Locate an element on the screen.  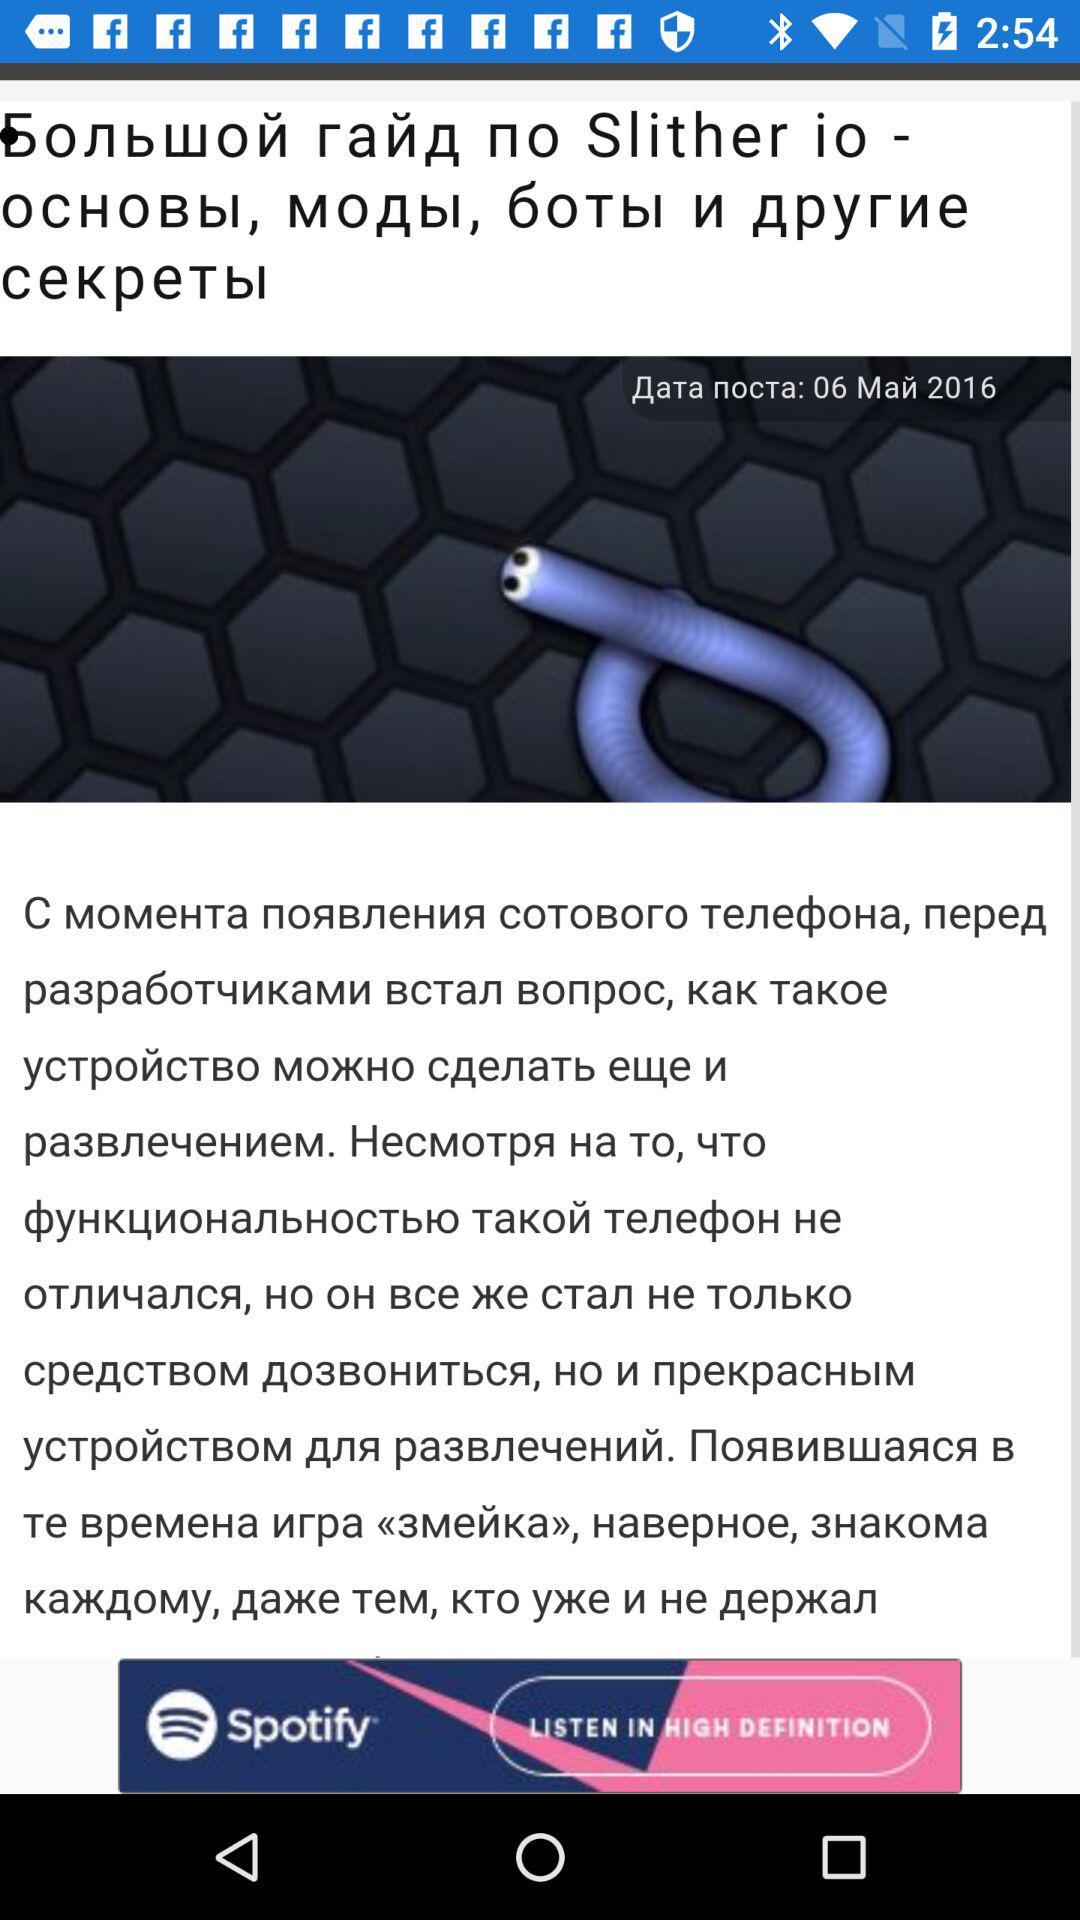
the volume icon is located at coordinates (675, 1740).